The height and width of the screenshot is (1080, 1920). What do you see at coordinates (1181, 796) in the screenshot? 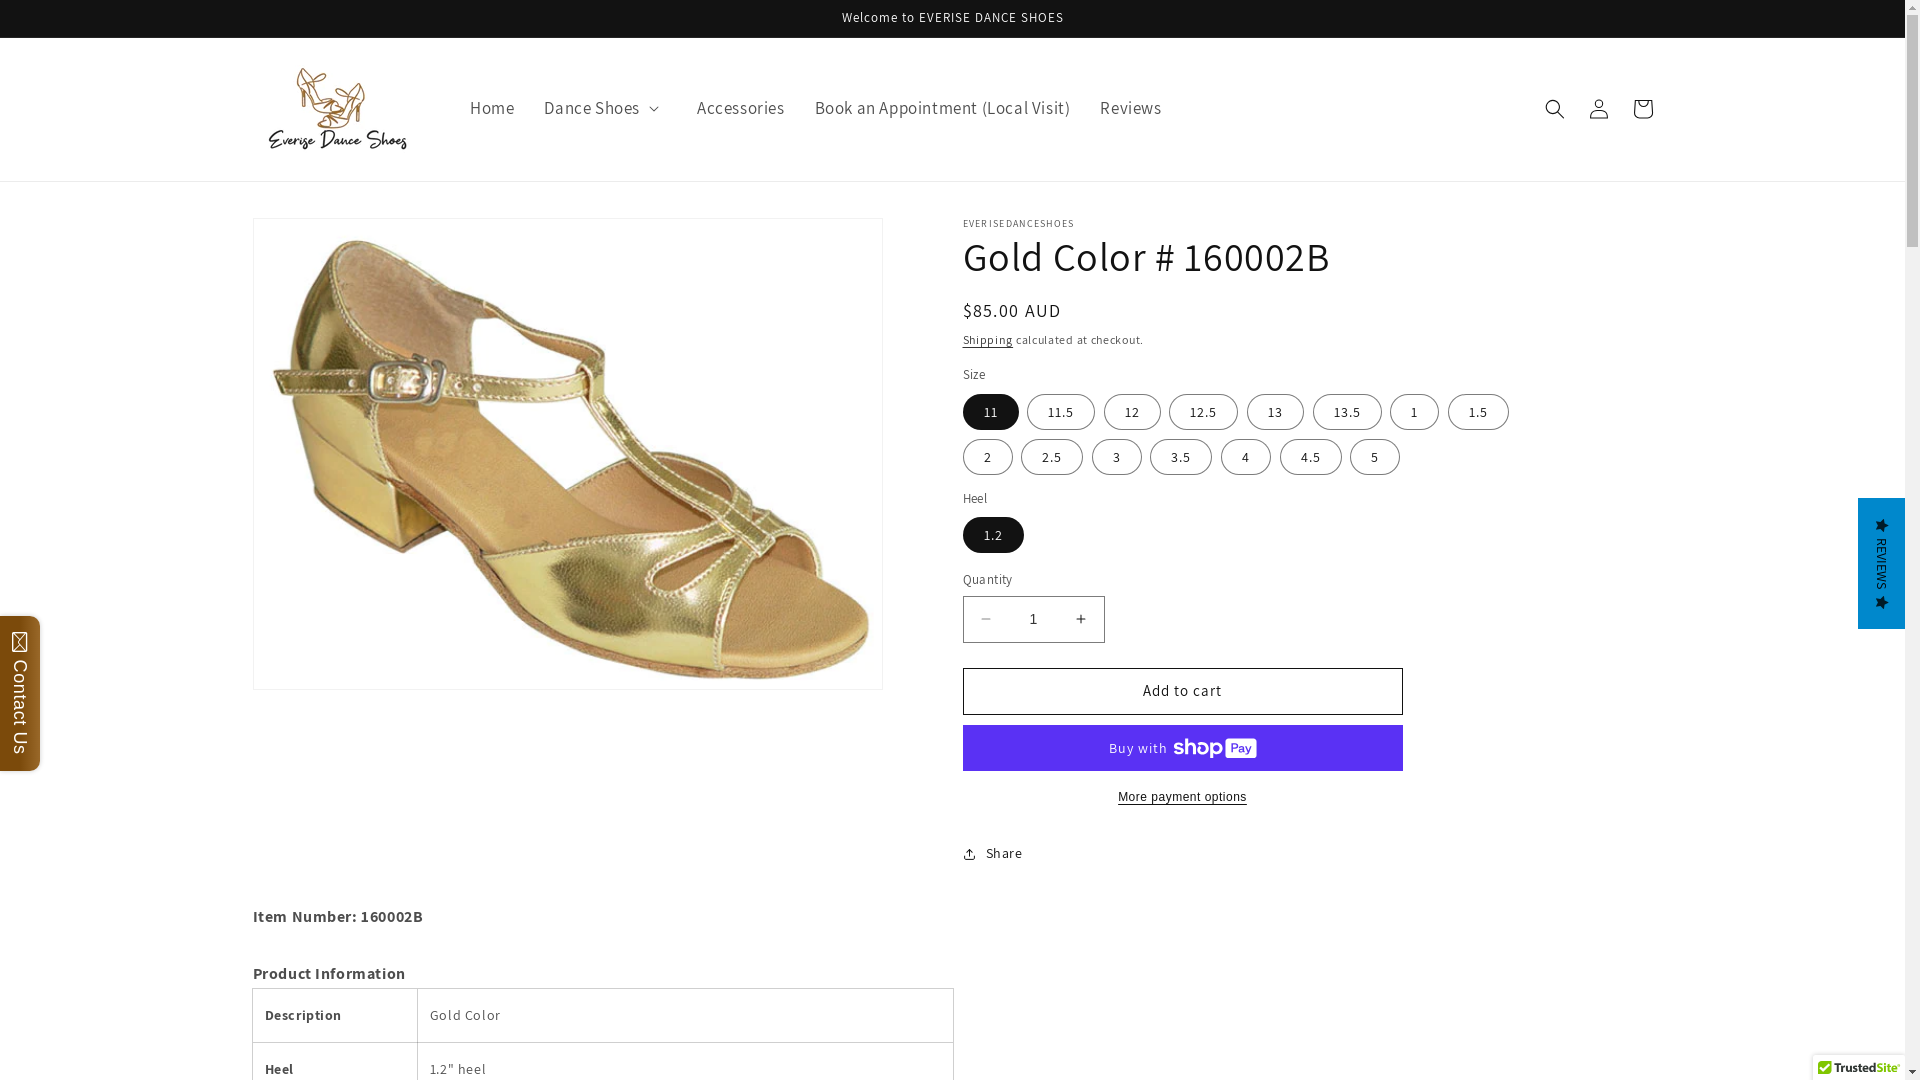
I see `'More payment options'` at bounding box center [1181, 796].